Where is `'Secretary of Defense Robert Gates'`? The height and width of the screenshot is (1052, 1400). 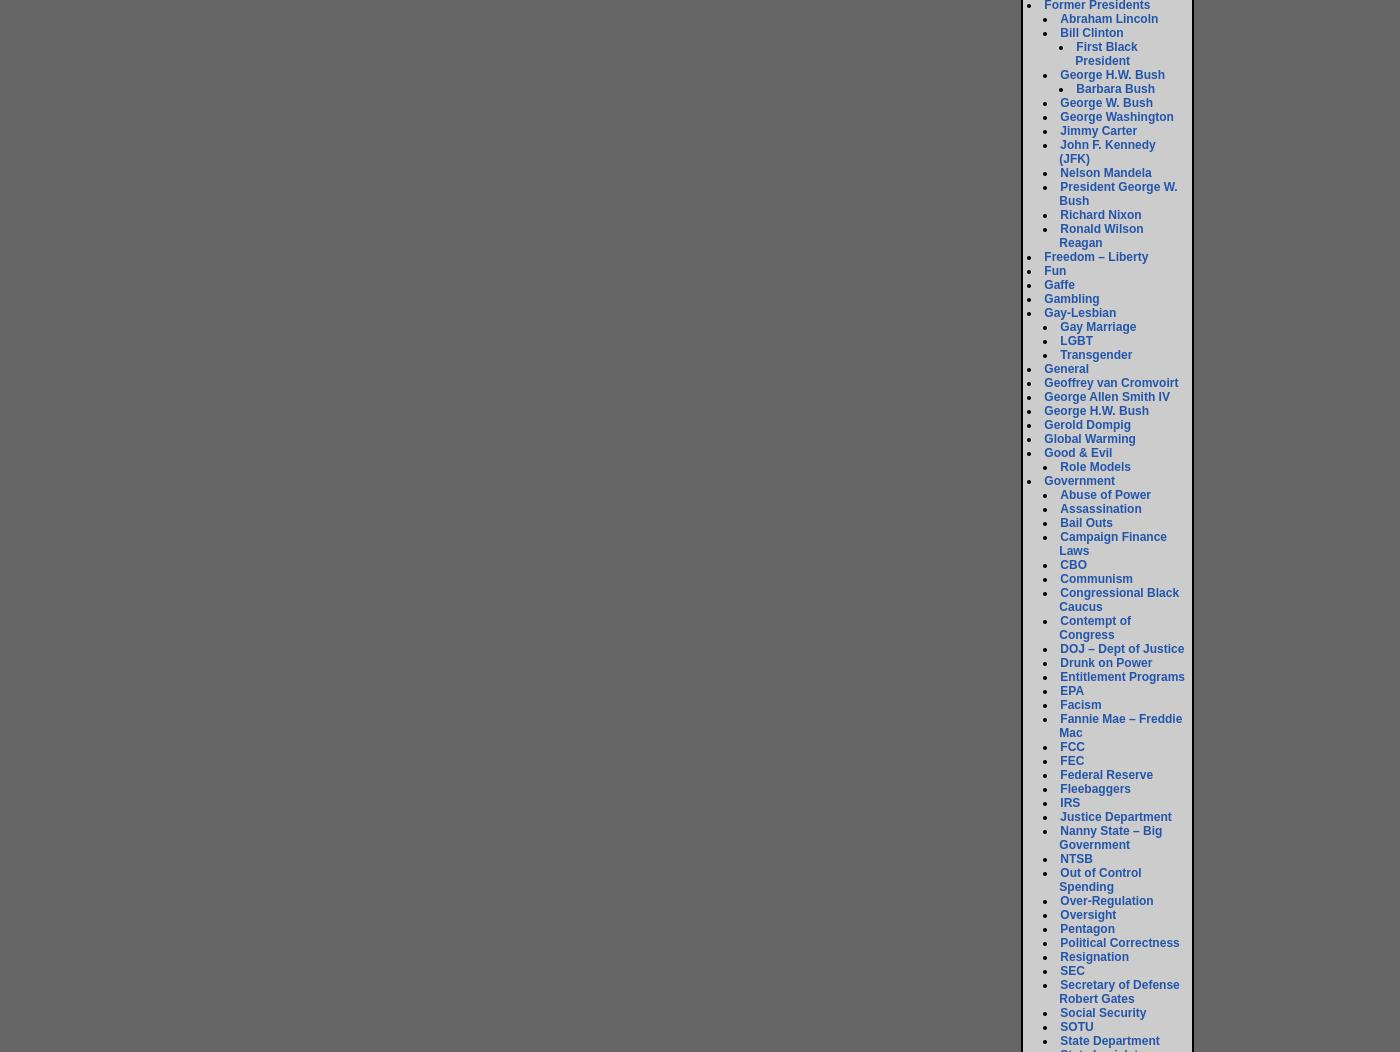
'Secretary of Defense Robert Gates' is located at coordinates (1058, 992).